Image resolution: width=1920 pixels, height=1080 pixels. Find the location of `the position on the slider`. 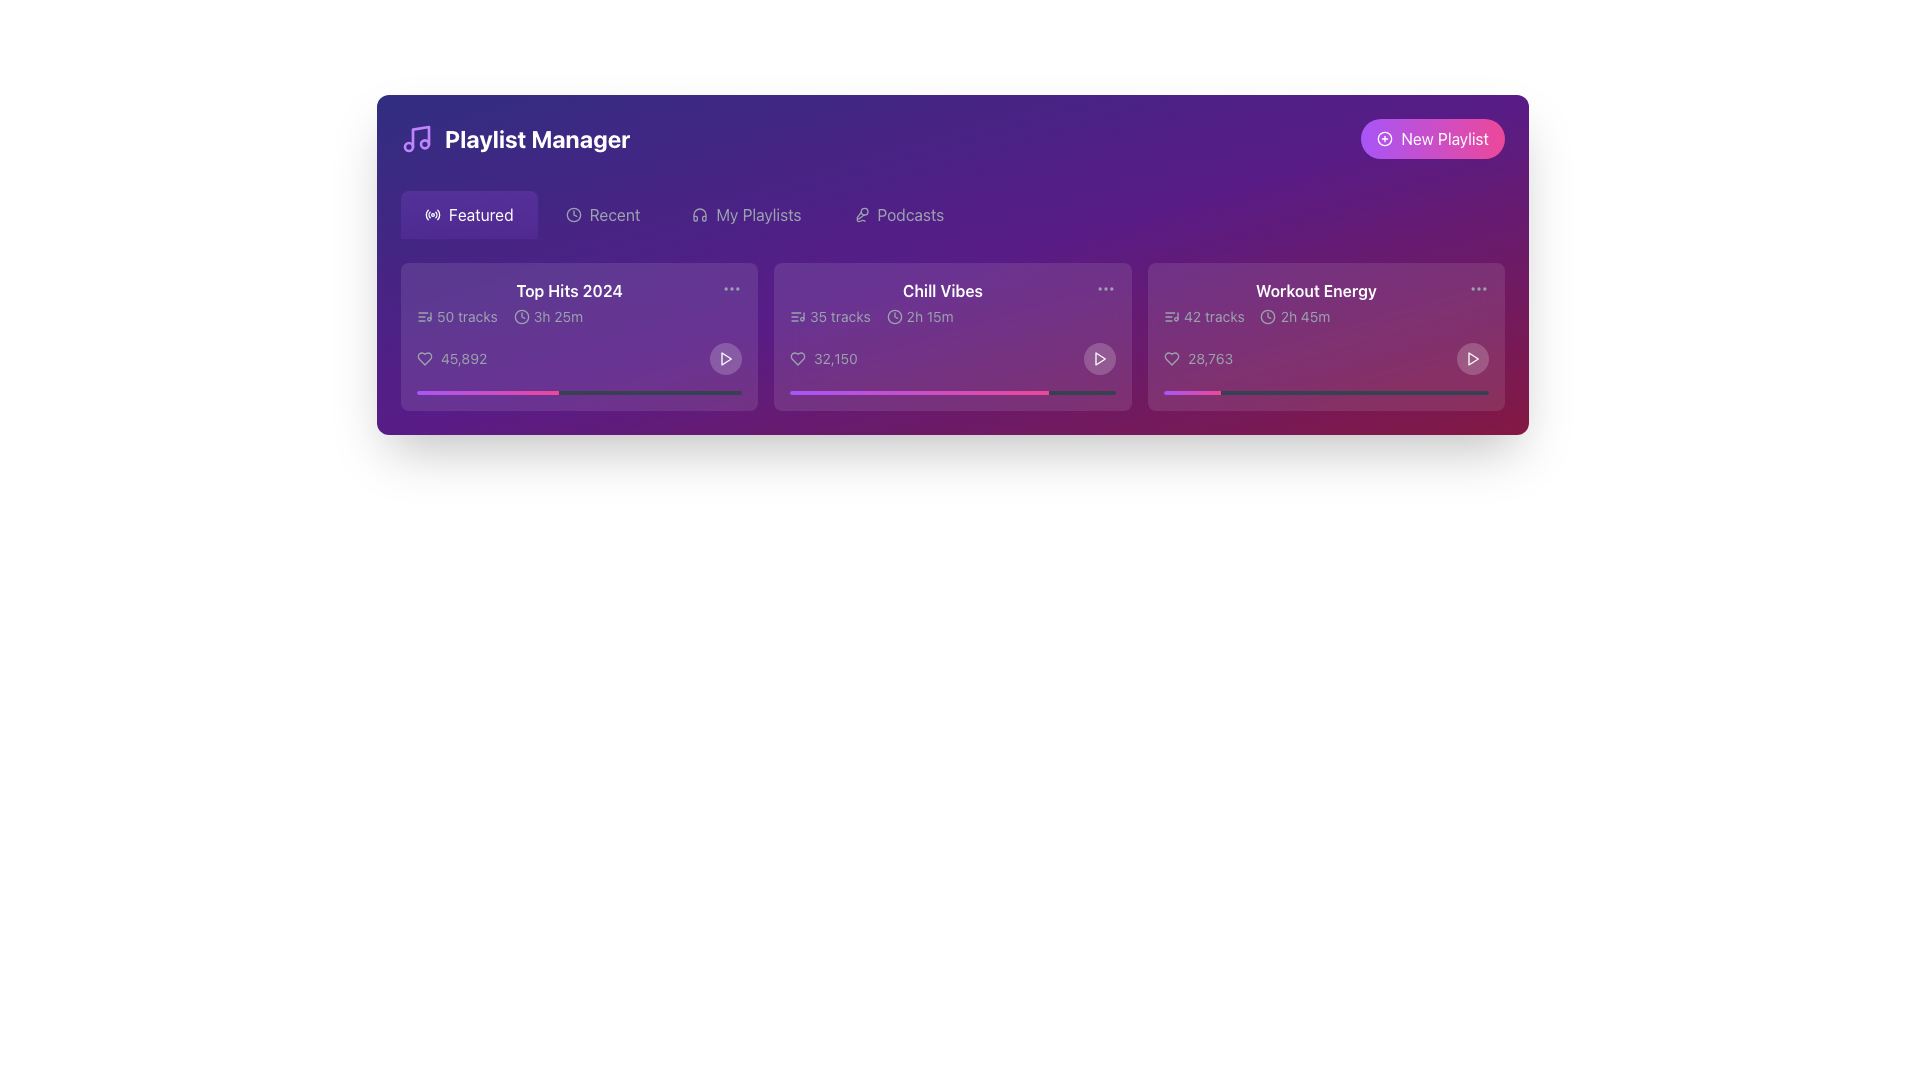

the position on the slider is located at coordinates (986, 393).